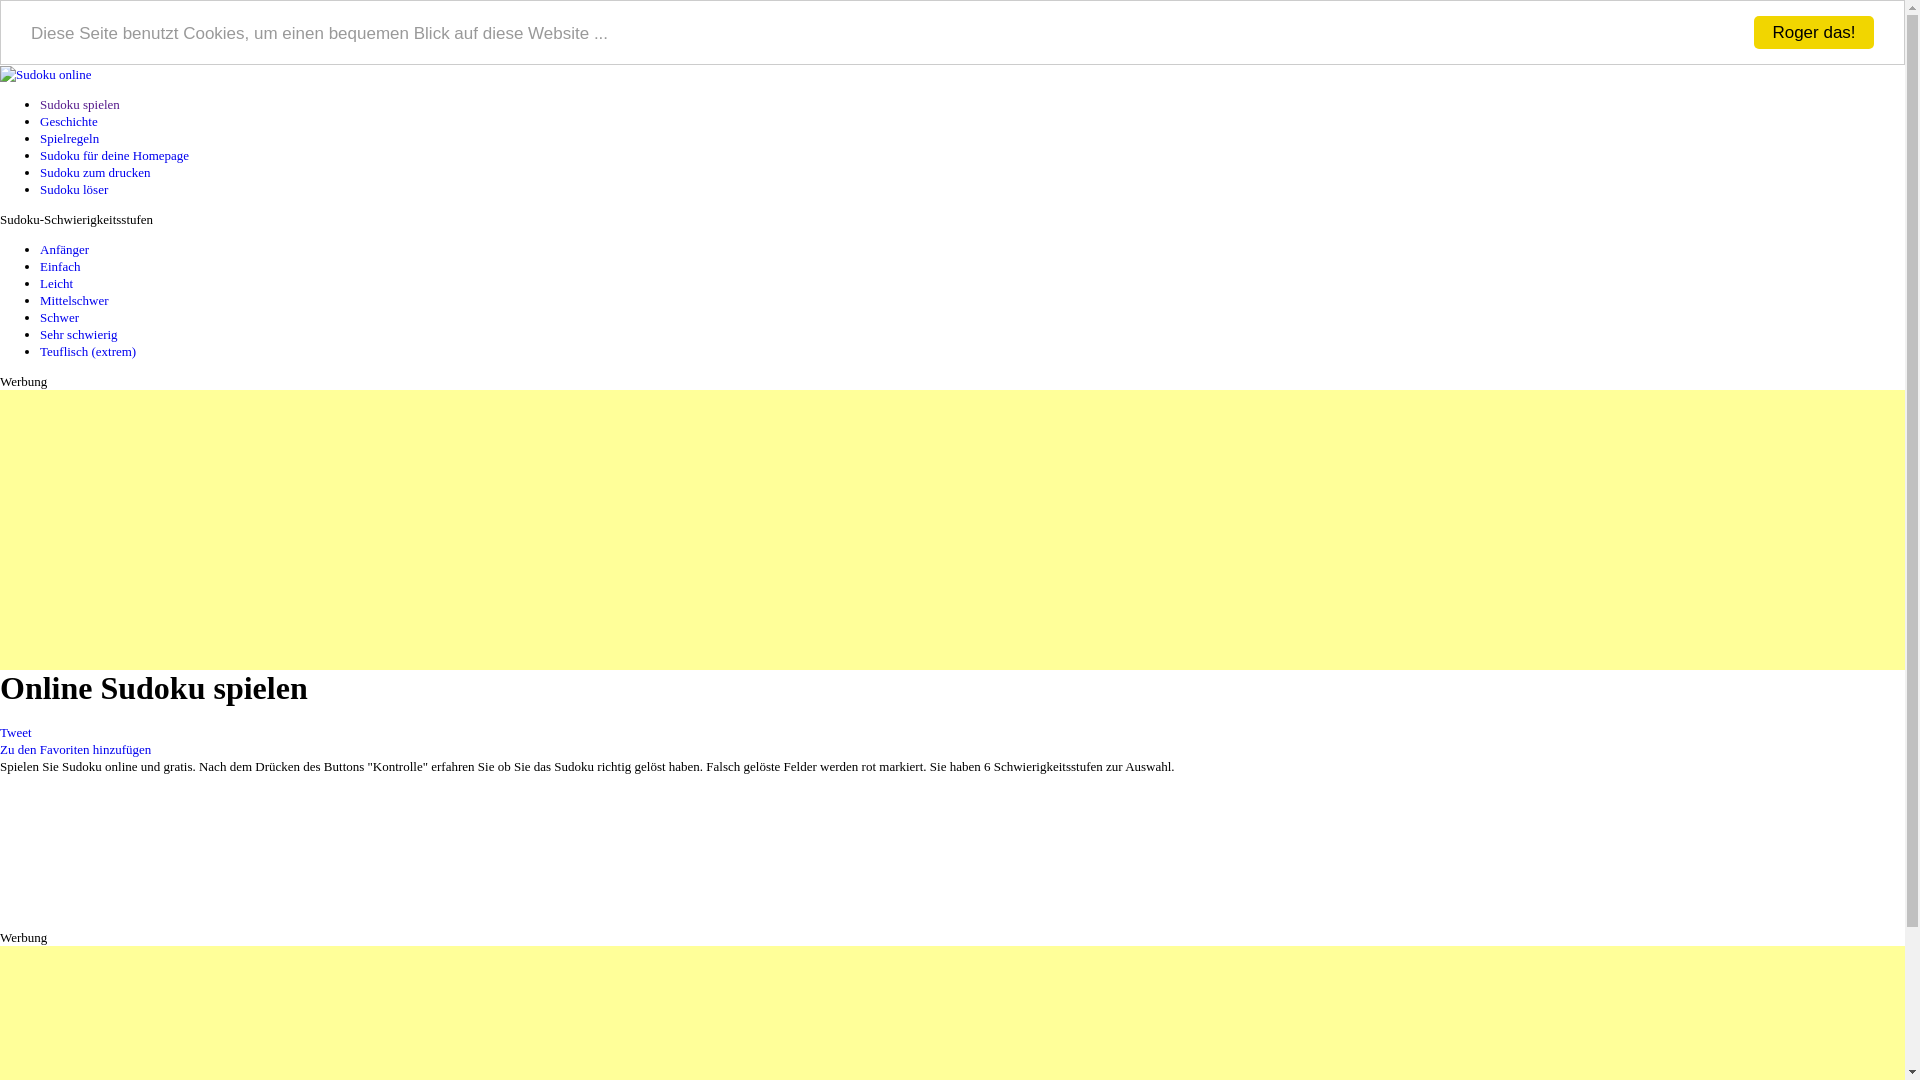 Image resolution: width=1920 pixels, height=1080 pixels. Describe the element at coordinates (15, 732) in the screenshot. I see `'Tweet'` at that location.